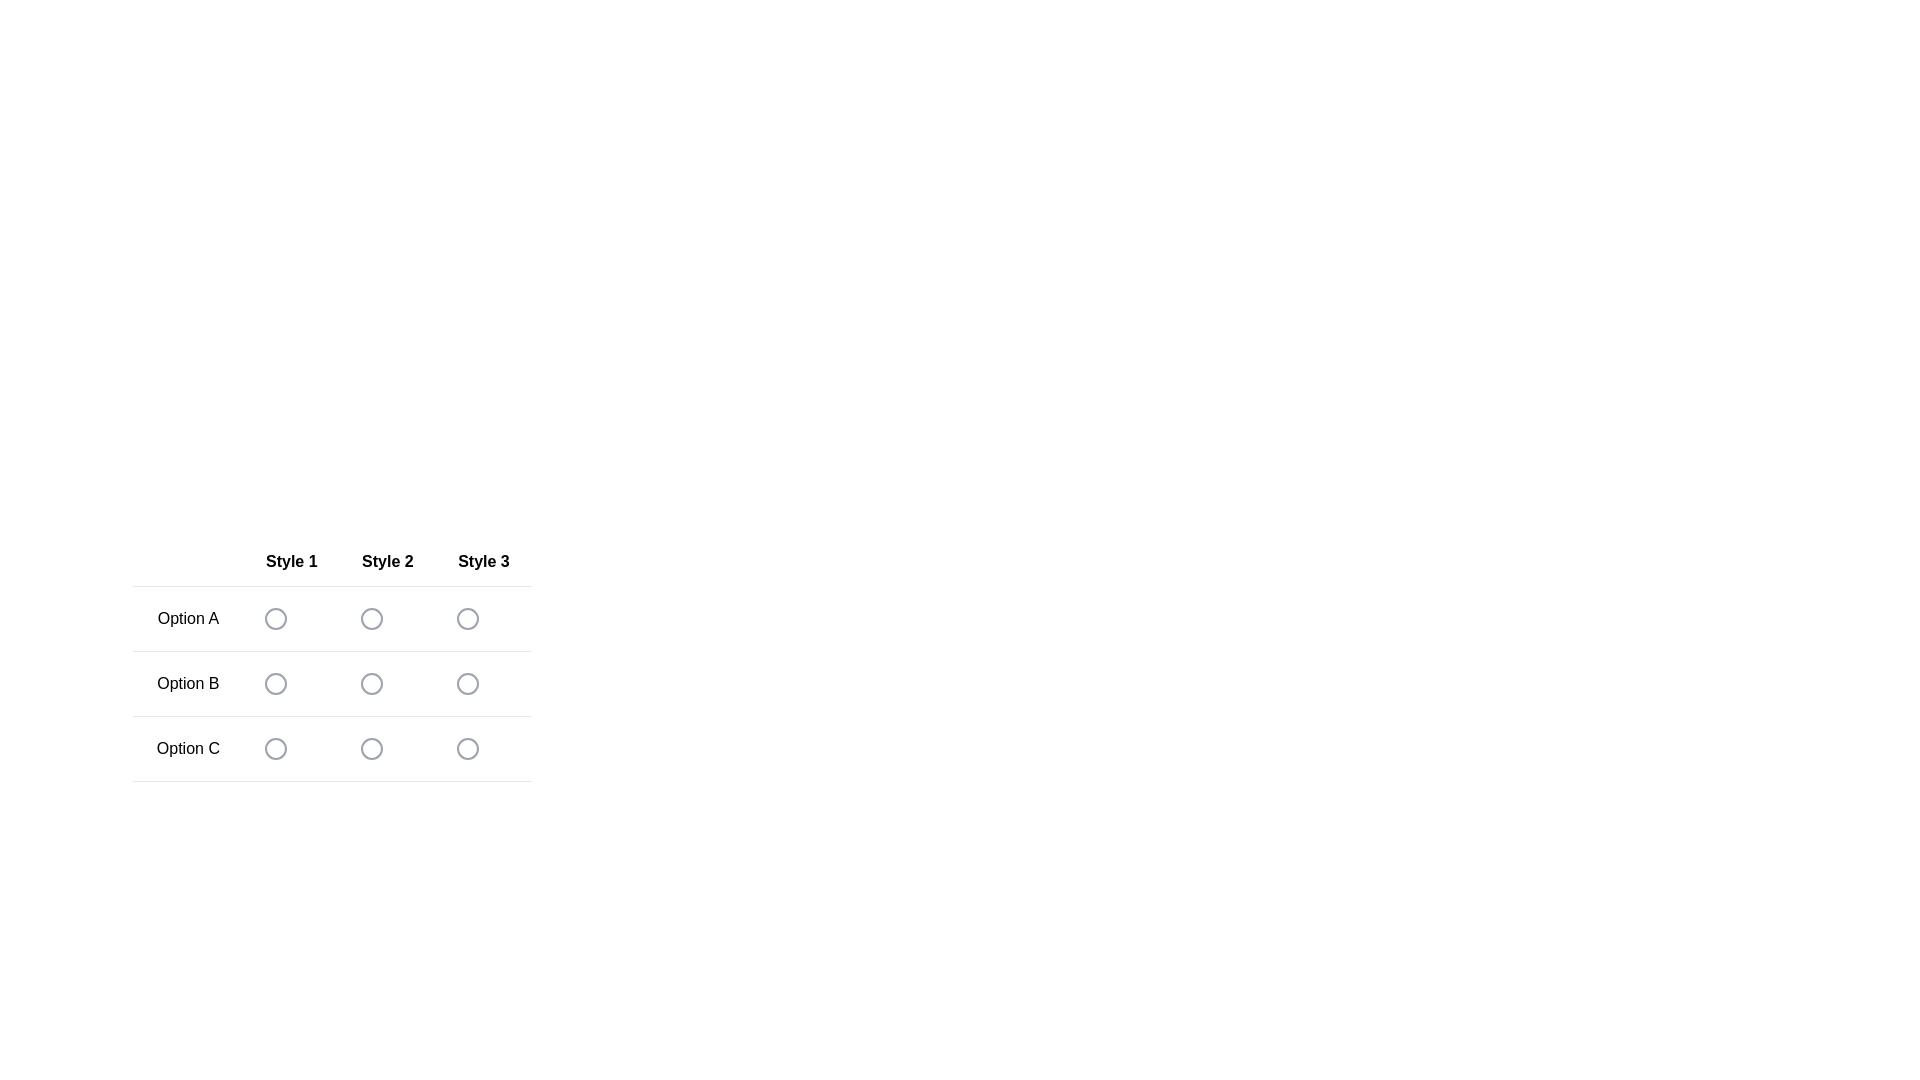 Image resolution: width=1920 pixels, height=1080 pixels. What do you see at coordinates (466, 748) in the screenshot?
I see `the circular radio button indicator located in the third column of the third row under 'Style 3' in the 'Option C' row` at bounding box center [466, 748].